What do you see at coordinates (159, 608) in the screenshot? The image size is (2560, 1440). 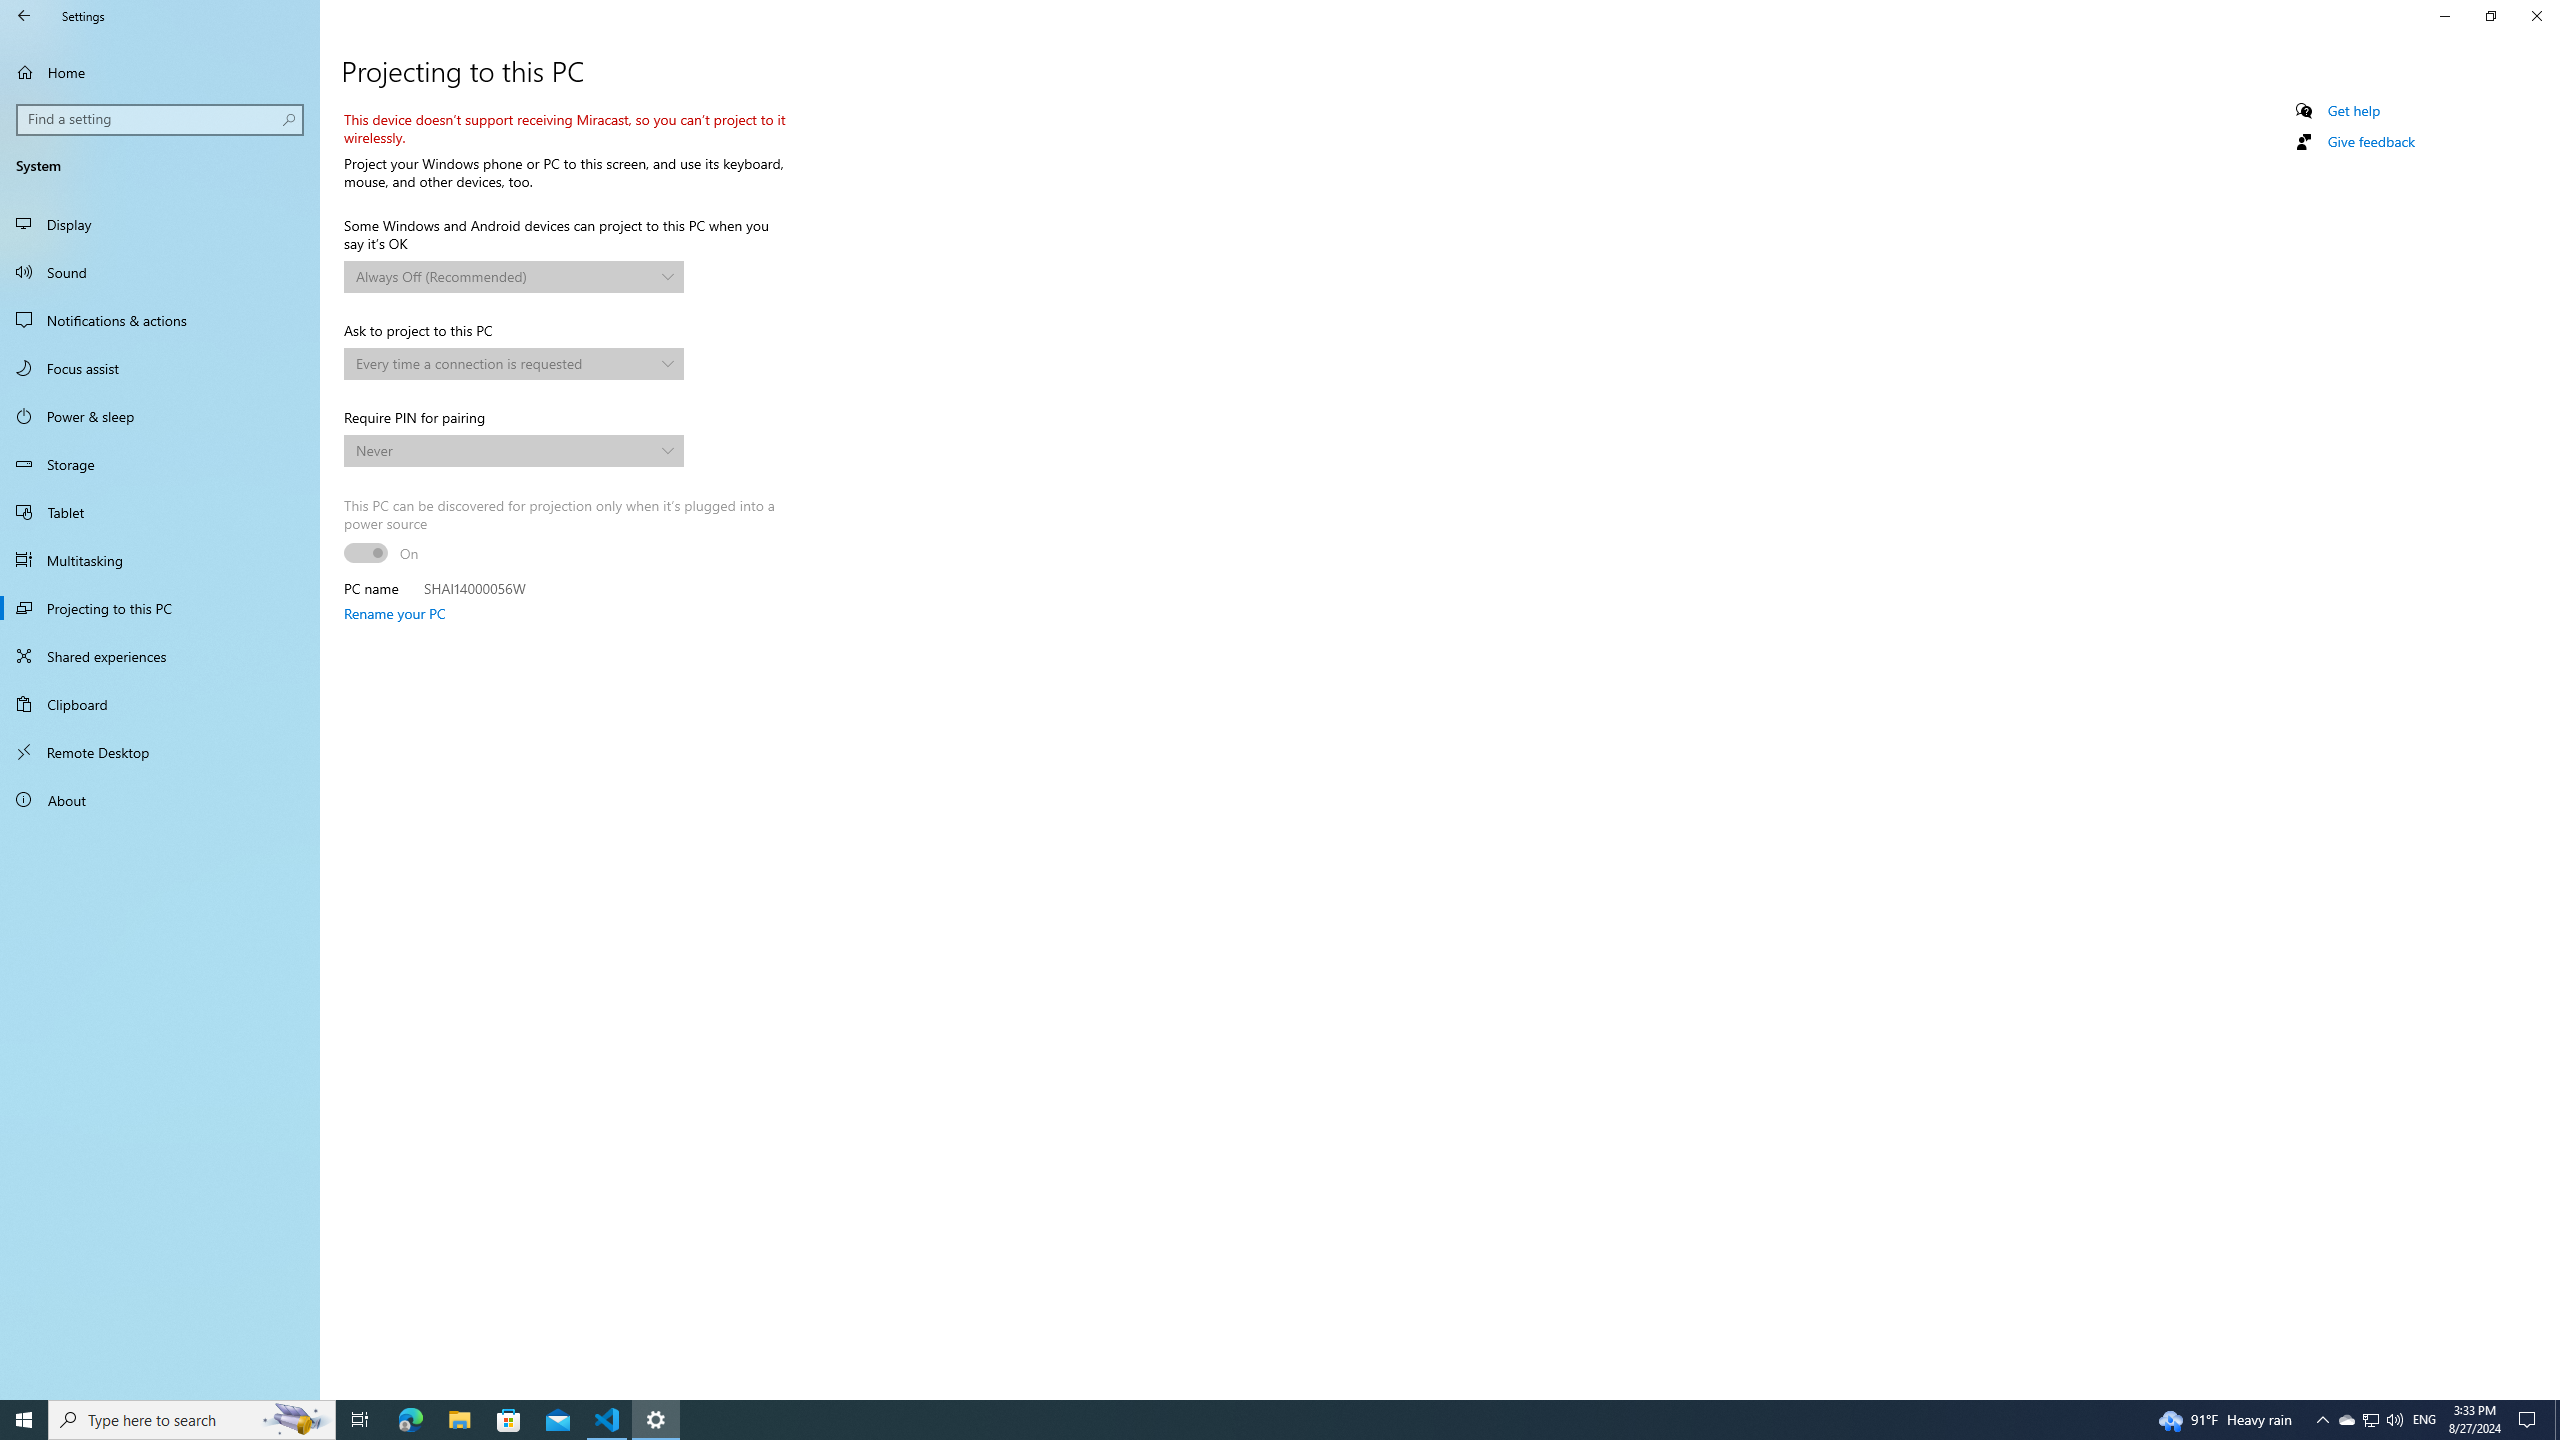 I see `'Projecting to this PC'` at bounding box center [159, 608].